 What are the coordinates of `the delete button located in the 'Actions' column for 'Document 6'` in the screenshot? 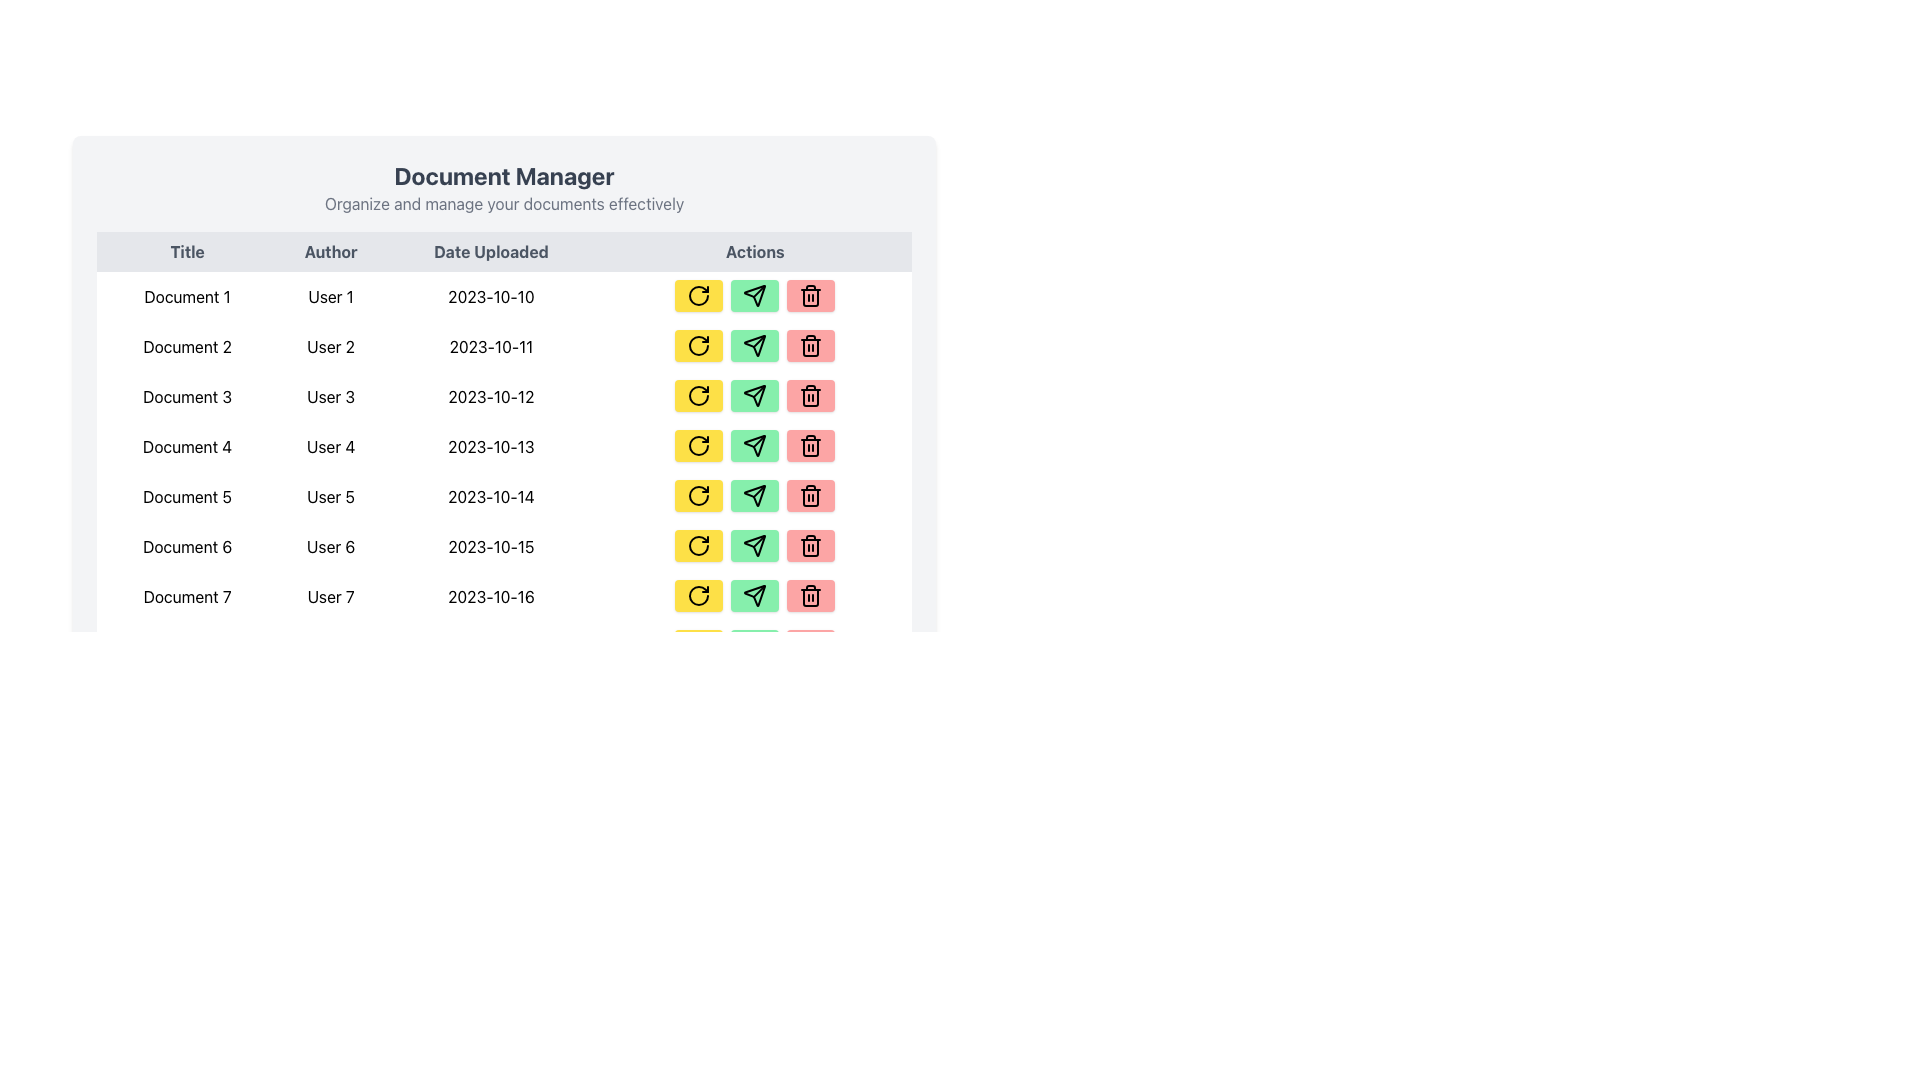 It's located at (811, 546).